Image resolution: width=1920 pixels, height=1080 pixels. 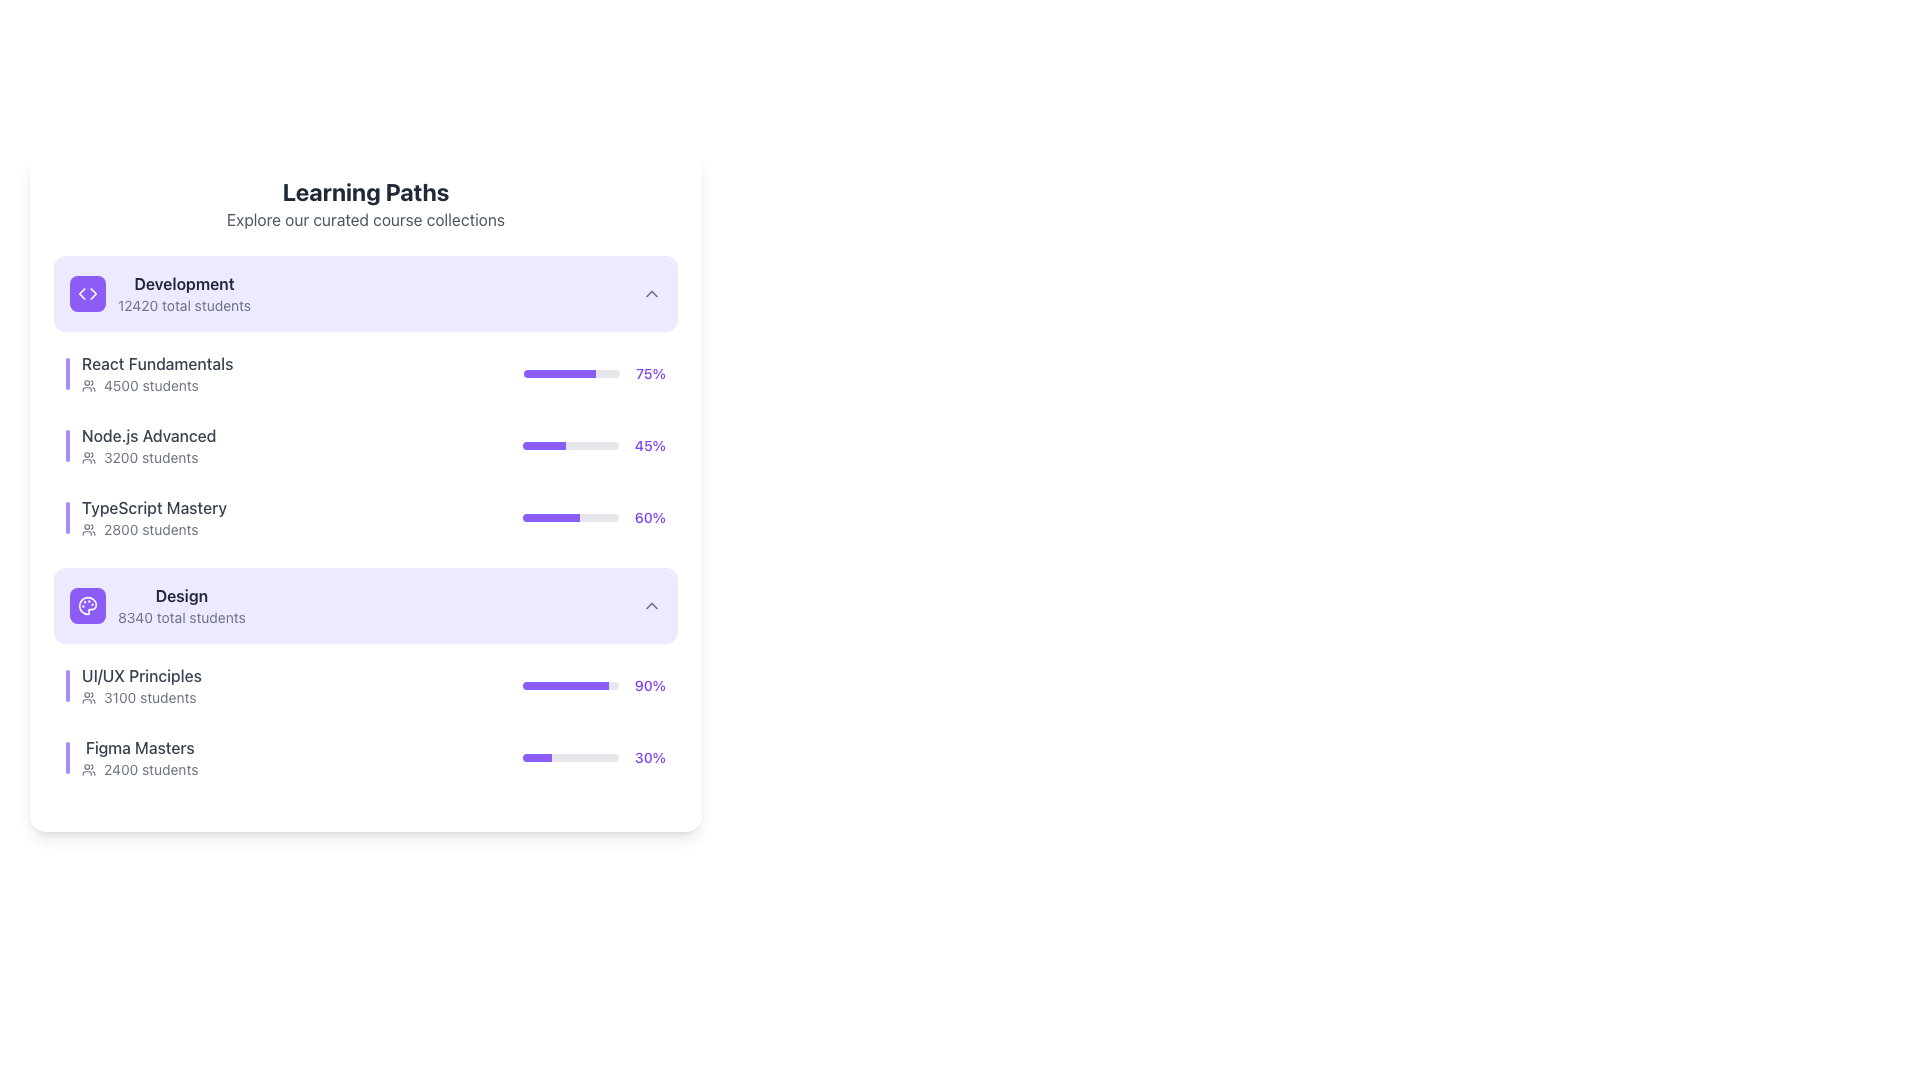 What do you see at coordinates (365, 758) in the screenshot?
I see `the course name 'Figma Masters' in the course overview listing` at bounding box center [365, 758].